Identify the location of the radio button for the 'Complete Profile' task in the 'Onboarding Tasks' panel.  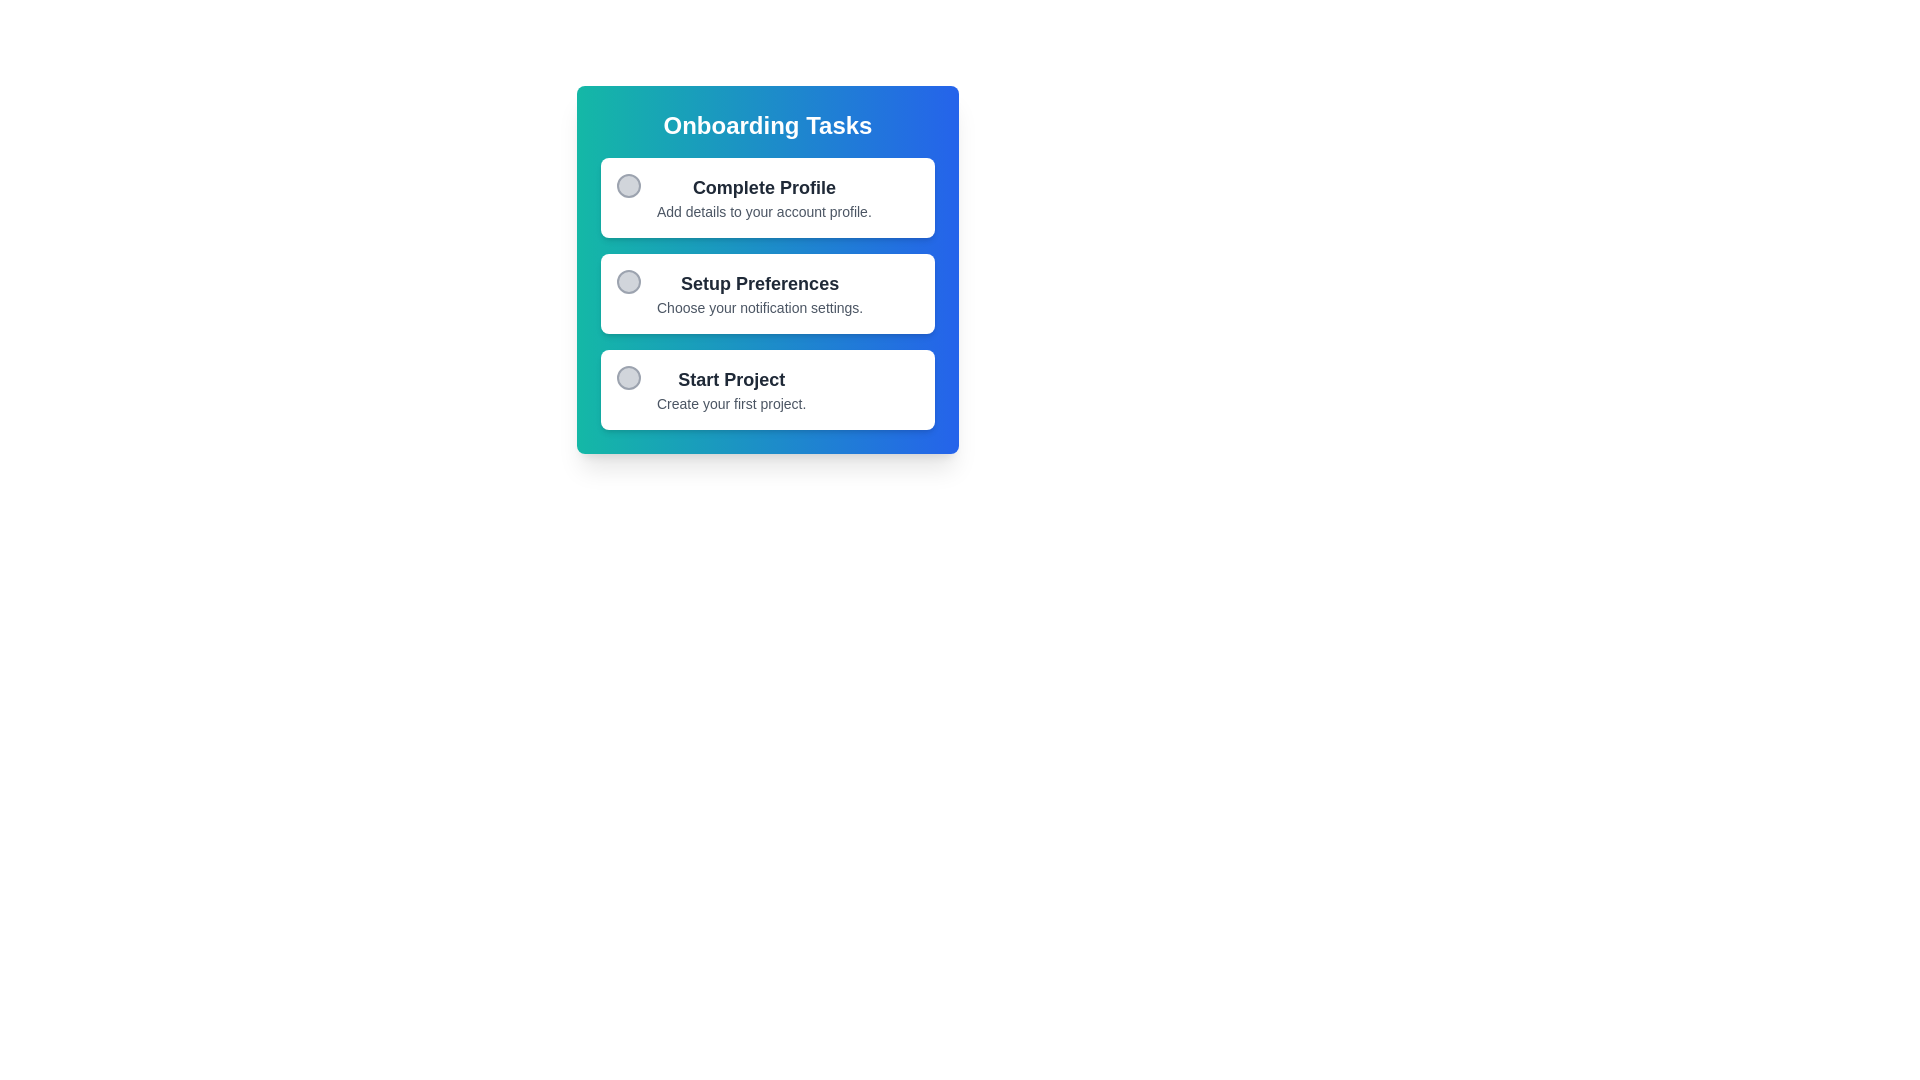
(627, 185).